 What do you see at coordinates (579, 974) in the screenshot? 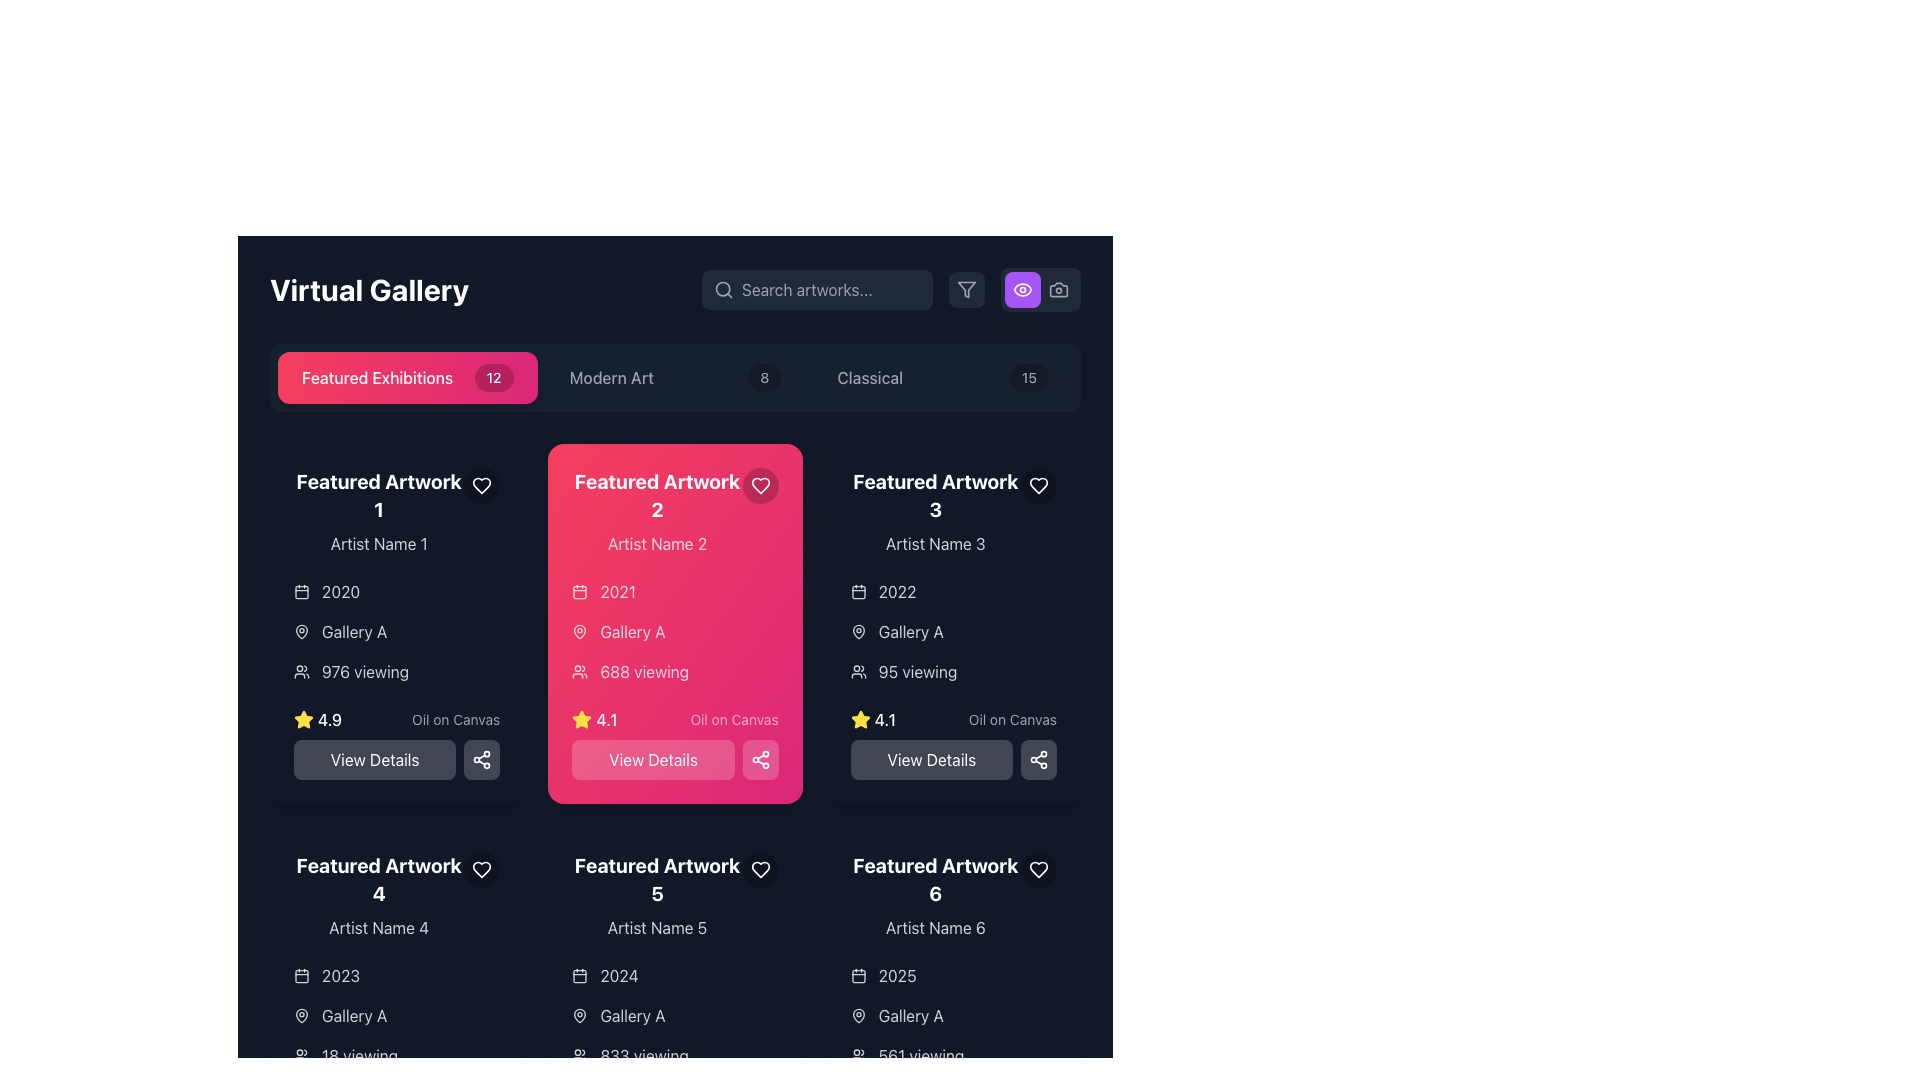
I see `the calendar icon, which is white with rounded corners and located leftmost among its siblings` at bounding box center [579, 974].